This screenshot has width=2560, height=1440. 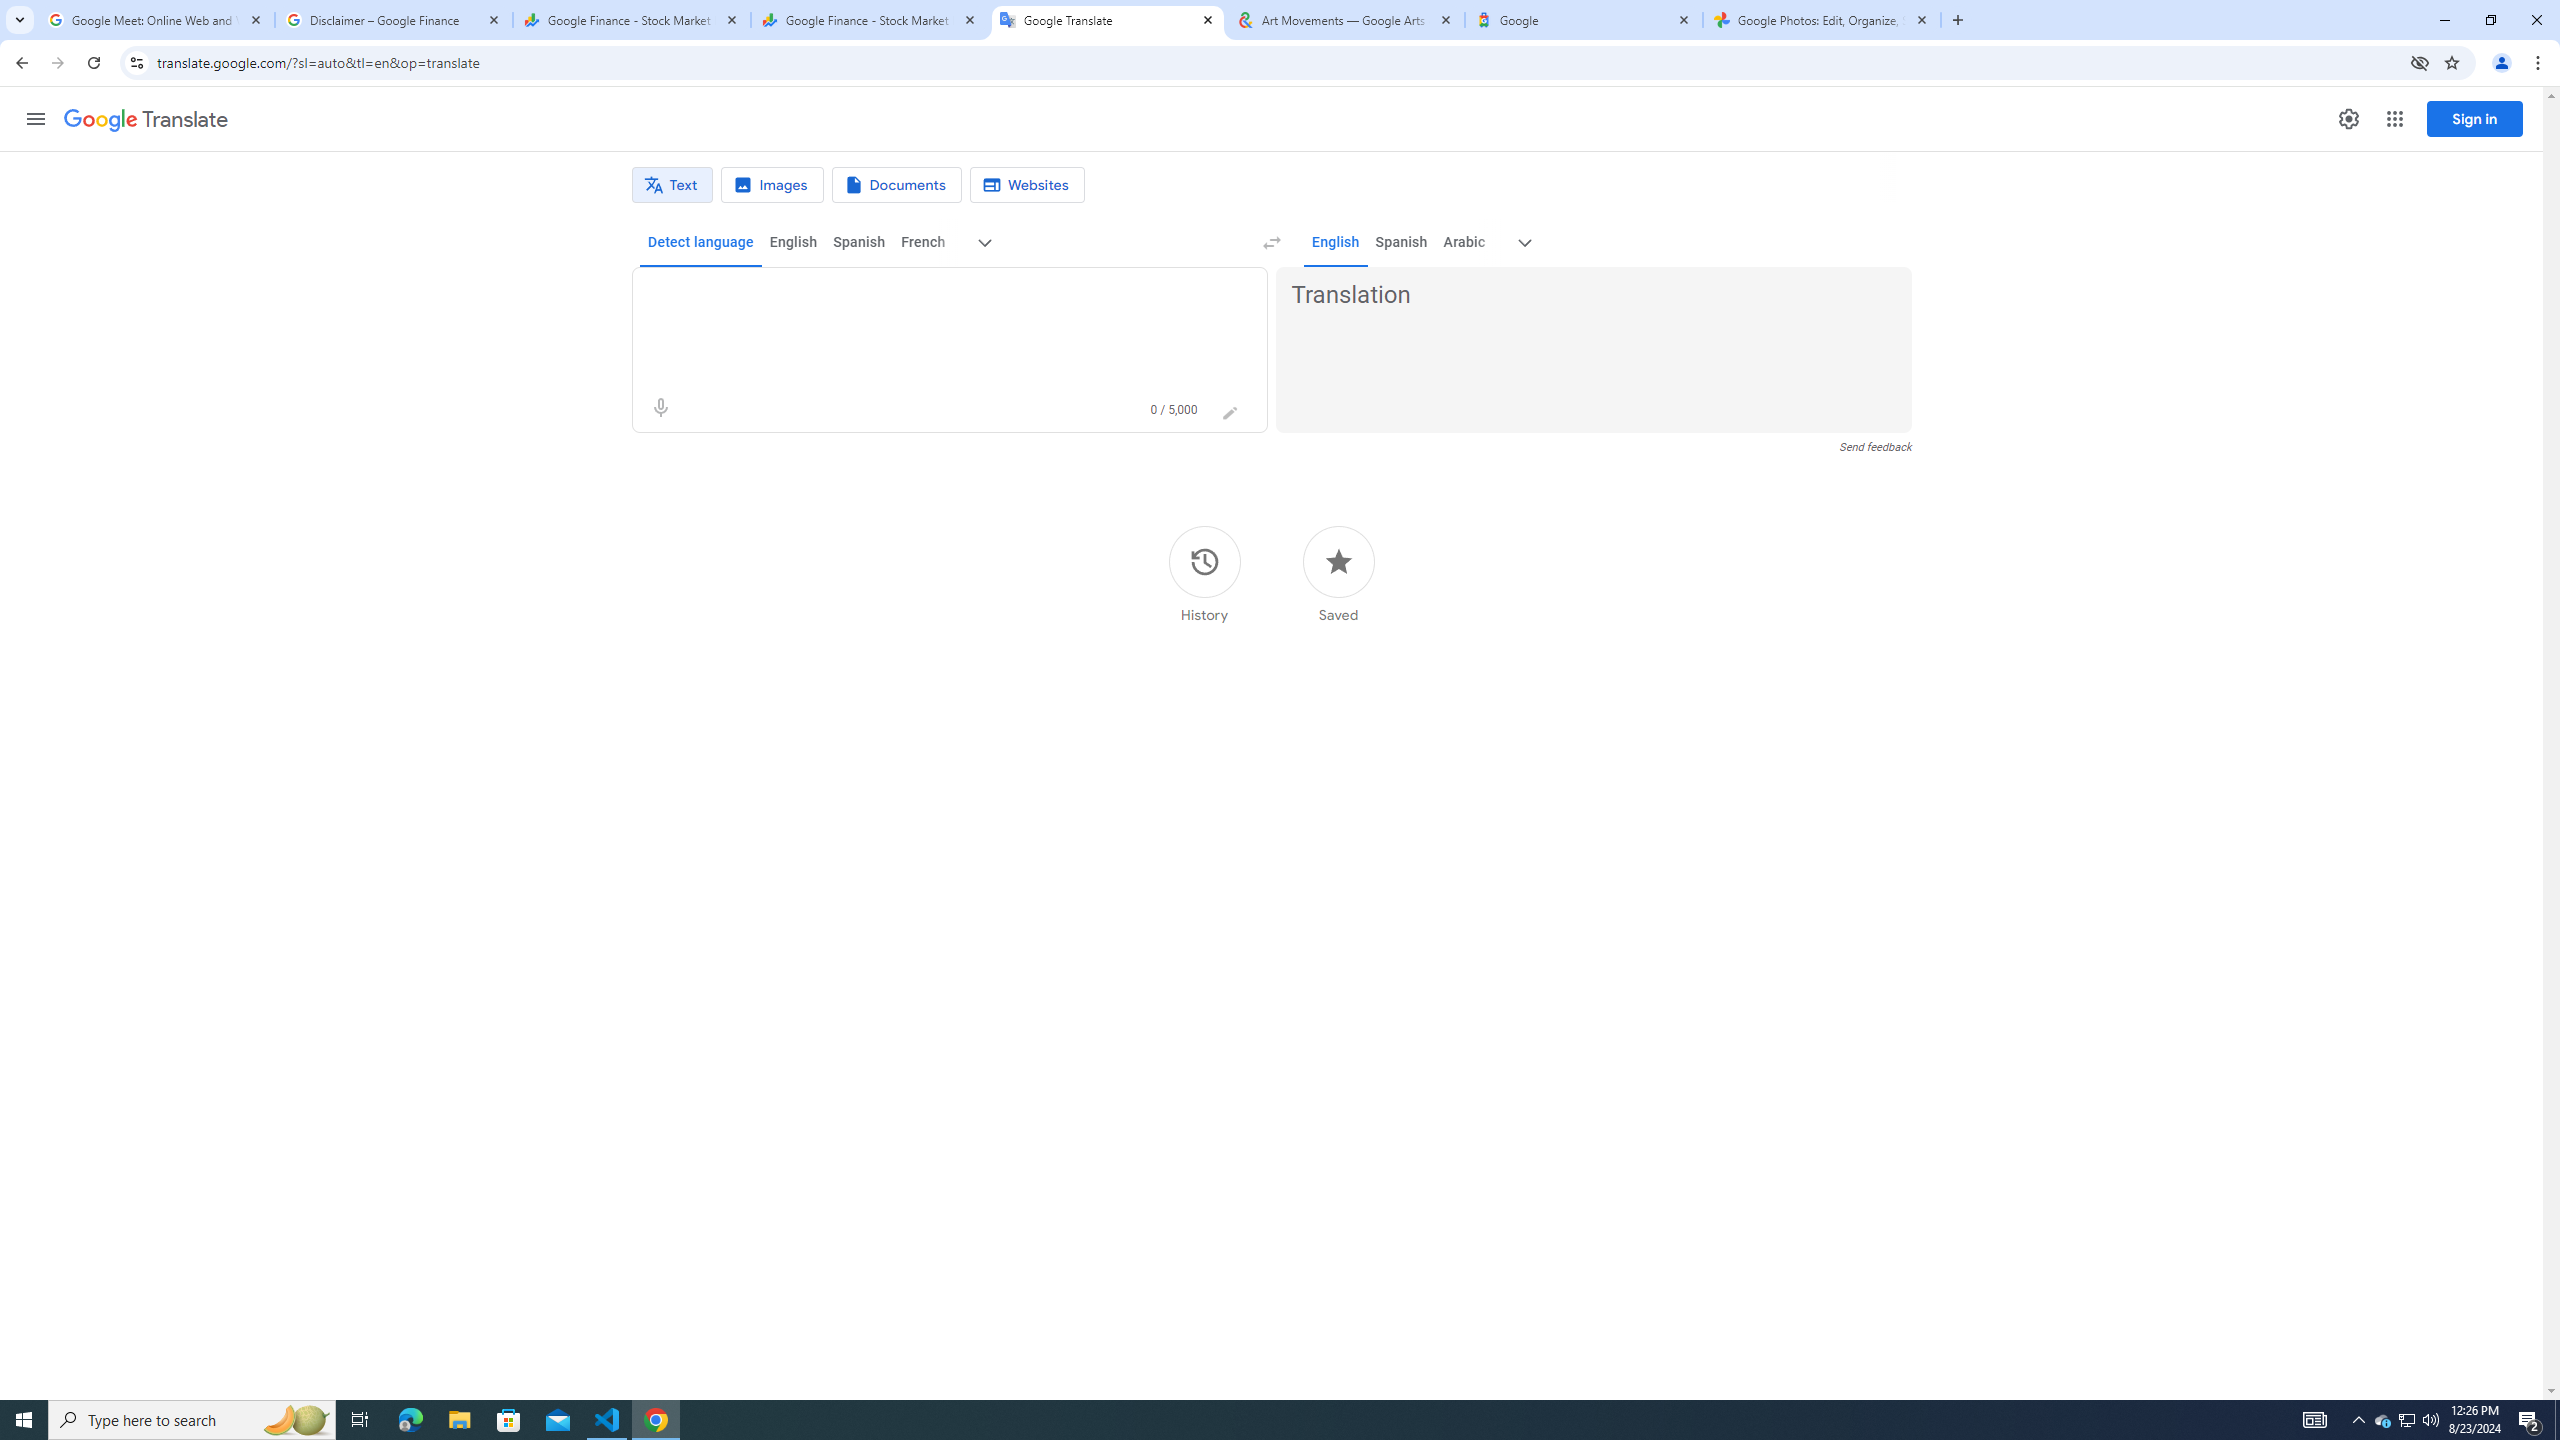 What do you see at coordinates (1583, 19) in the screenshot?
I see `'Google'` at bounding box center [1583, 19].